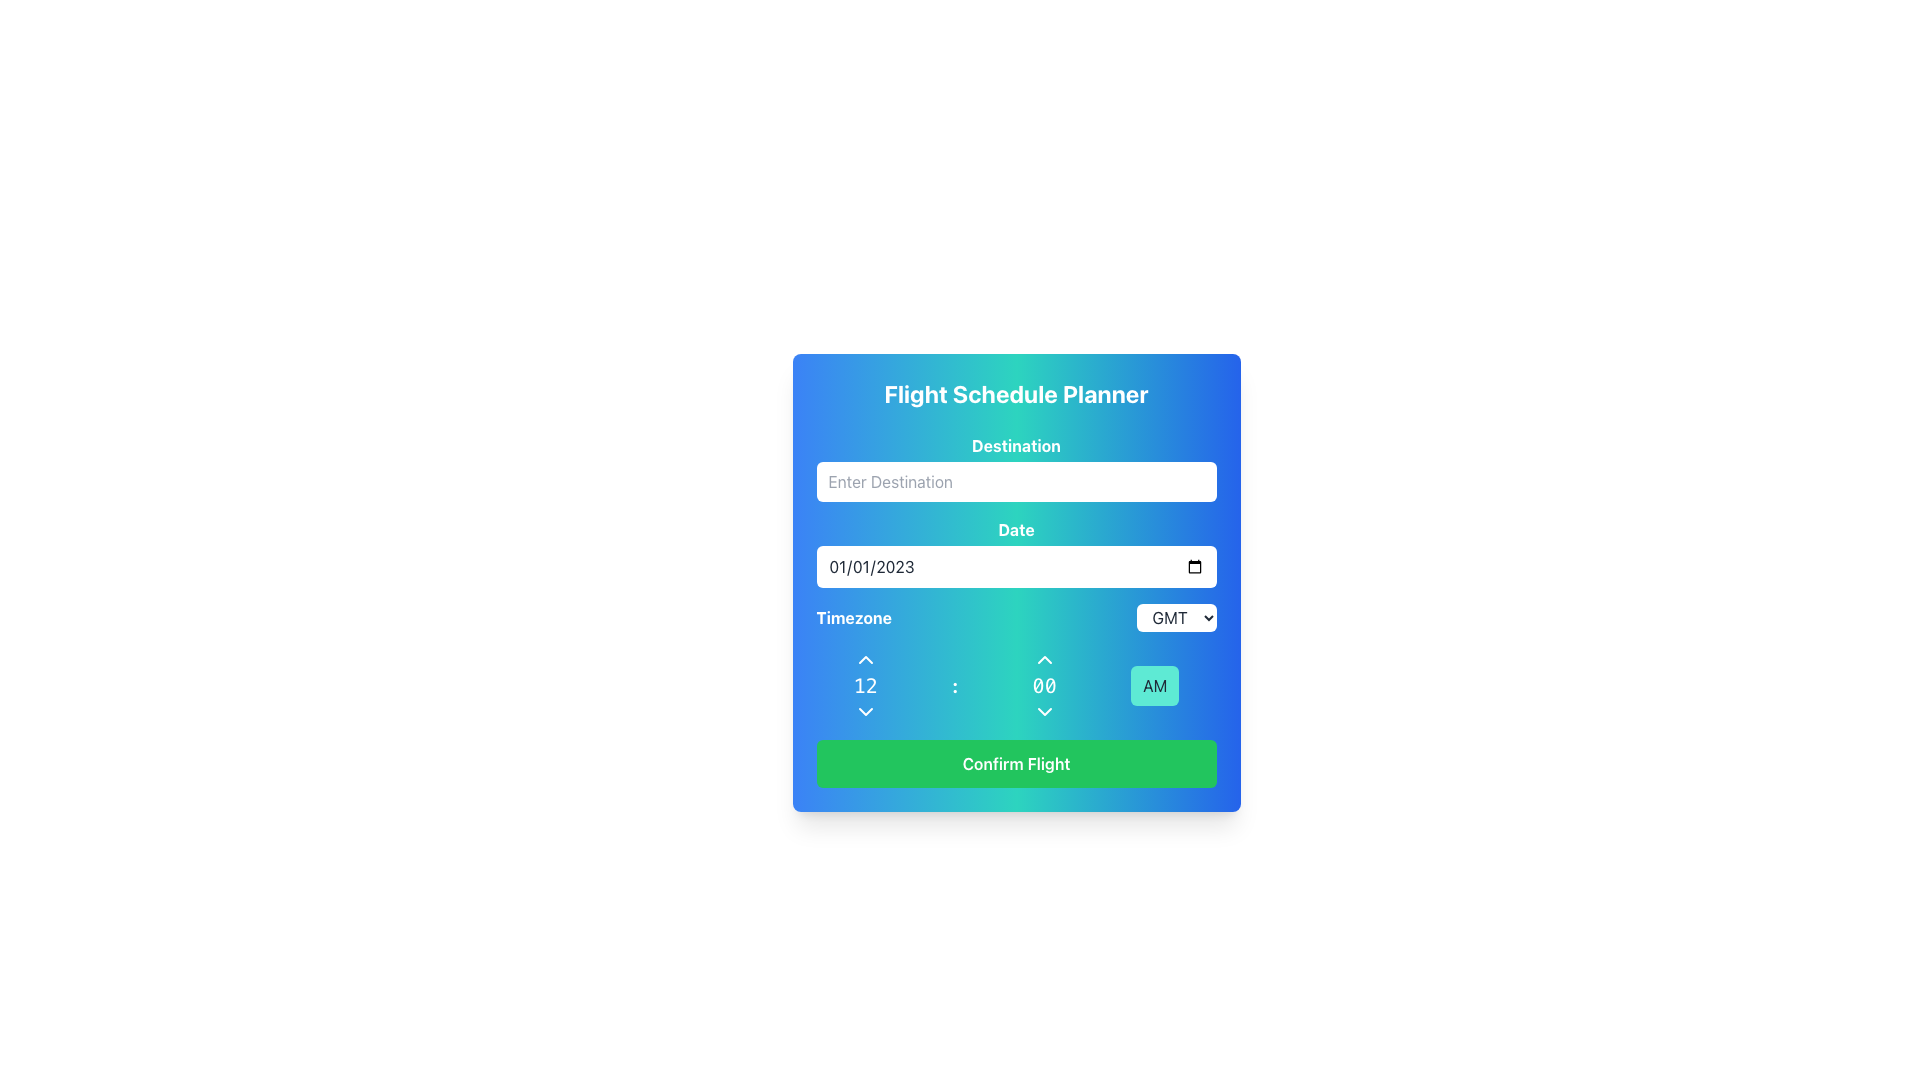 Image resolution: width=1920 pixels, height=1080 pixels. I want to click on the static text display that represents the currently selected hour in the time picker interface, located between the down arrow and up arrow icons, so click(865, 685).